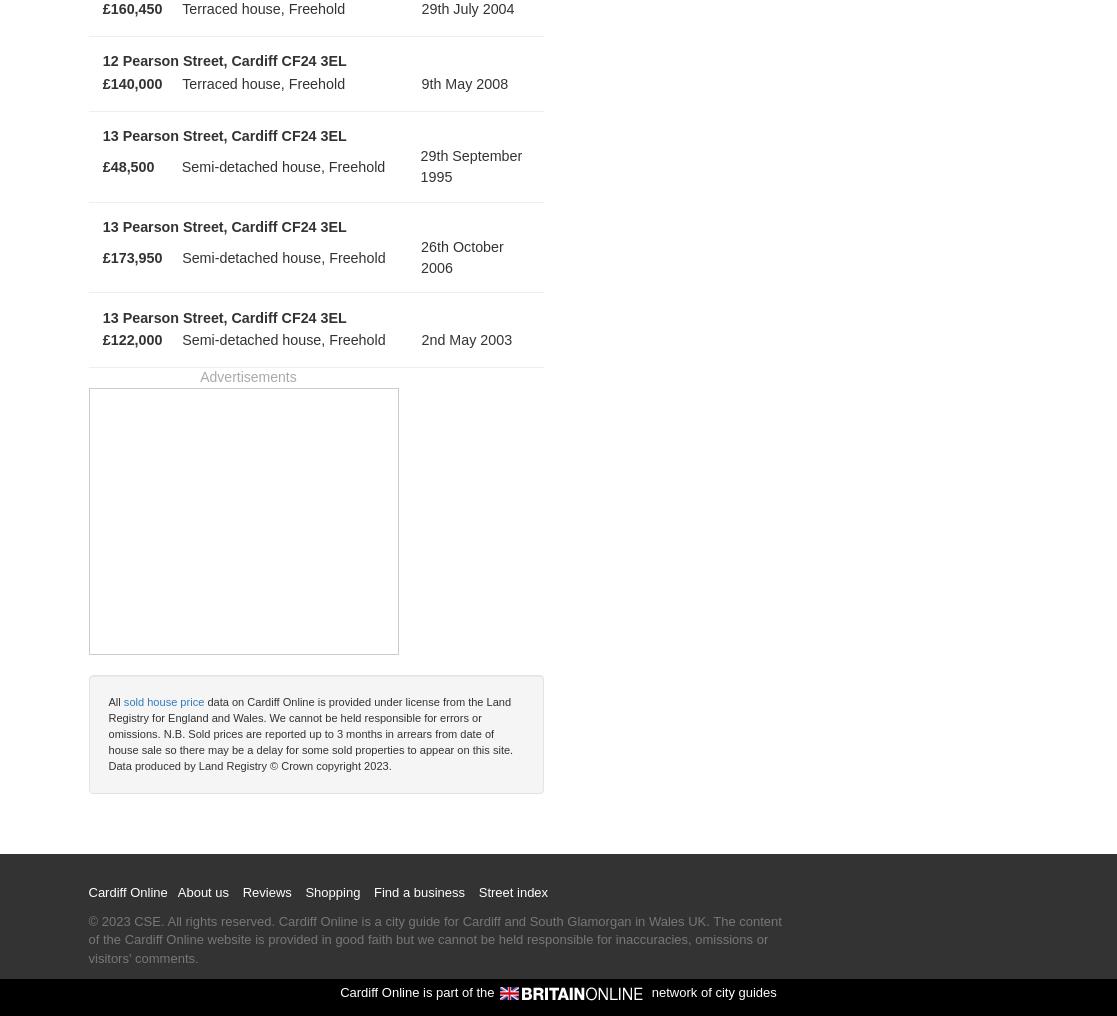  I want to click on 'network of city guides', so click(710, 991).